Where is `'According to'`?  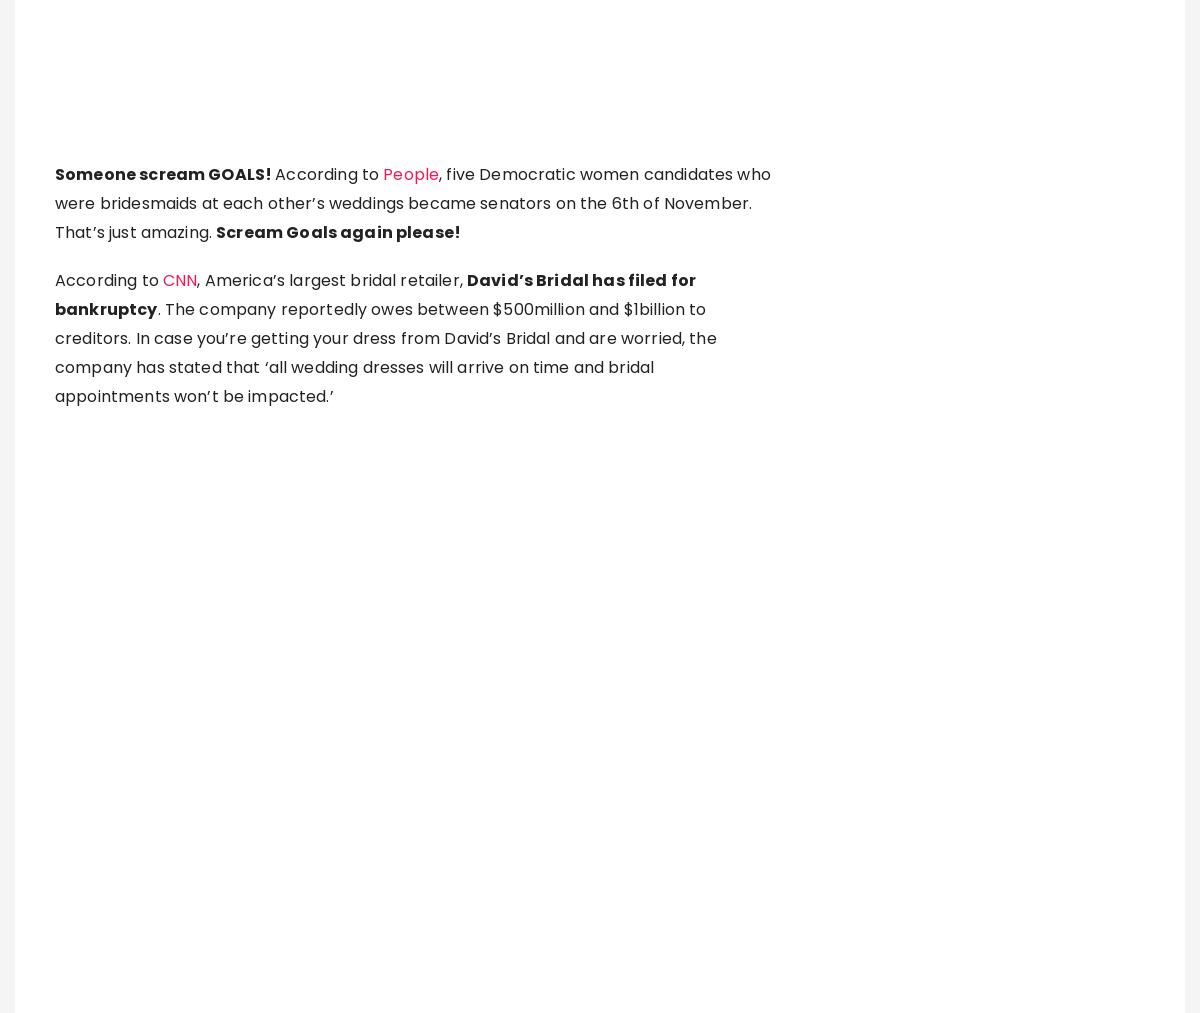 'According to' is located at coordinates (54, 809).